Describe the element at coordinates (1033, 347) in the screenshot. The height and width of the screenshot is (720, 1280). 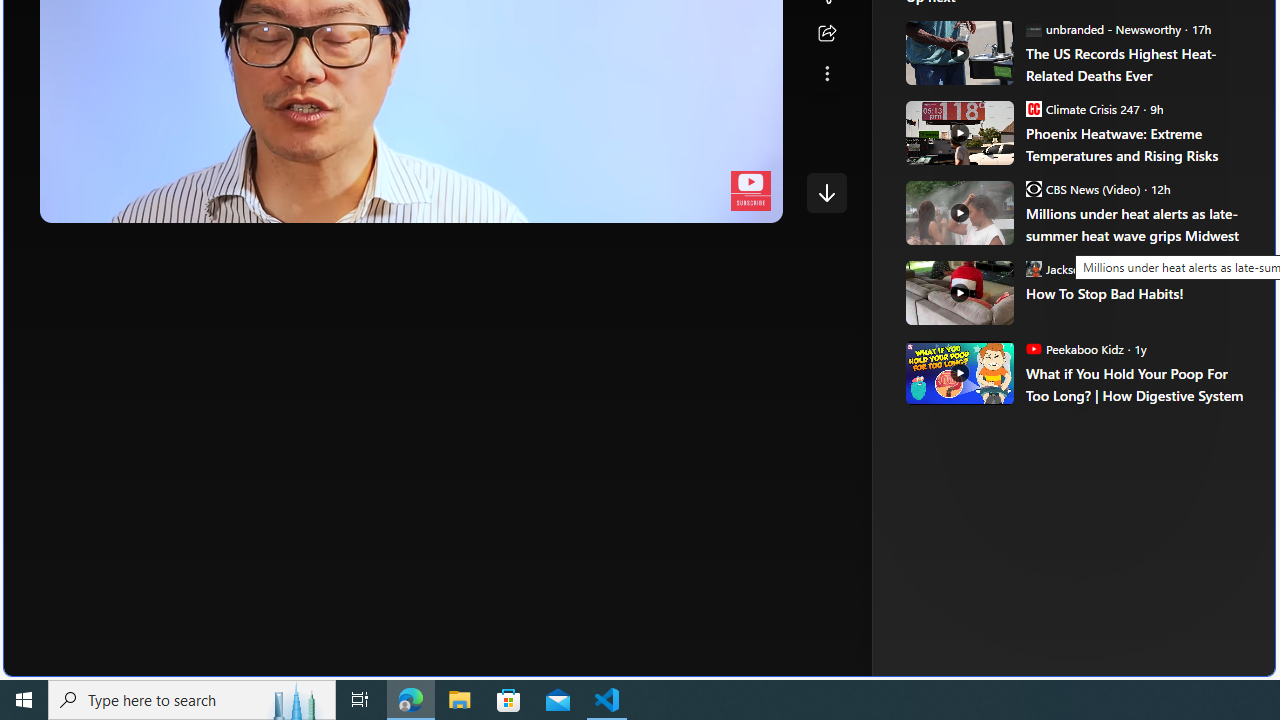
I see `'Peekaboo Kidz'` at that location.